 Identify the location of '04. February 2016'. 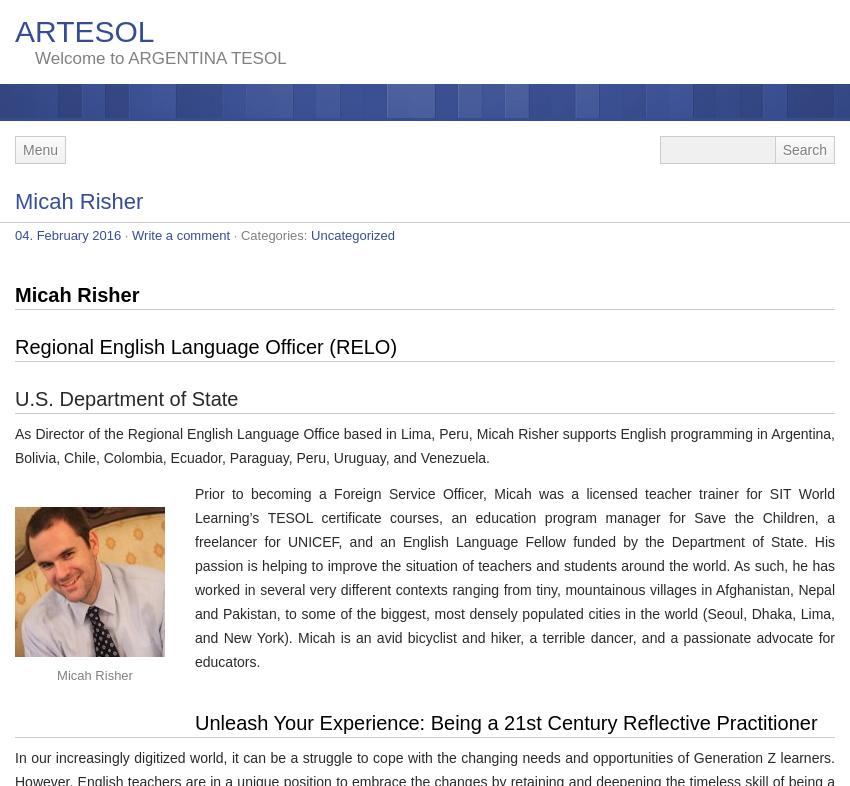
(68, 235).